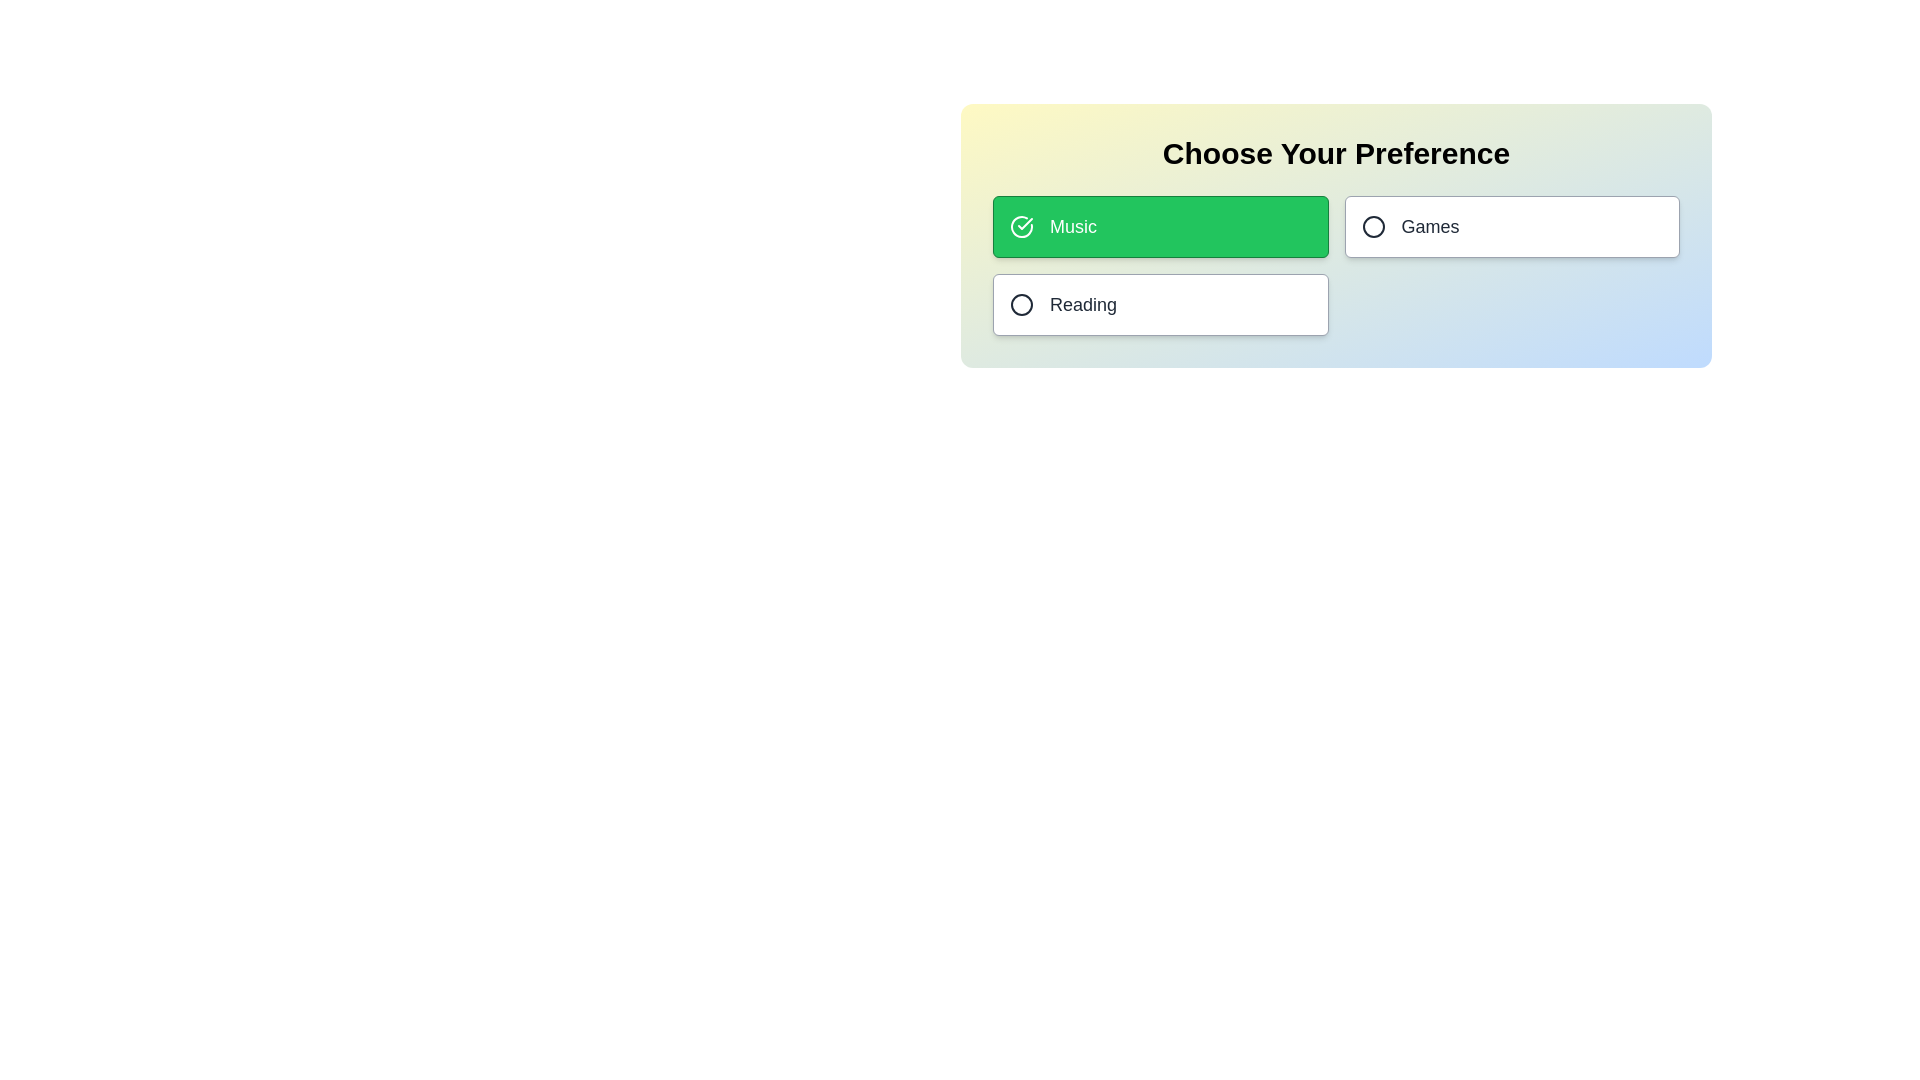 The width and height of the screenshot is (1920, 1080). What do you see at coordinates (1372, 226) in the screenshot?
I see `the circular icon (a radio button or status indicator) inside the 'Games' button` at bounding box center [1372, 226].